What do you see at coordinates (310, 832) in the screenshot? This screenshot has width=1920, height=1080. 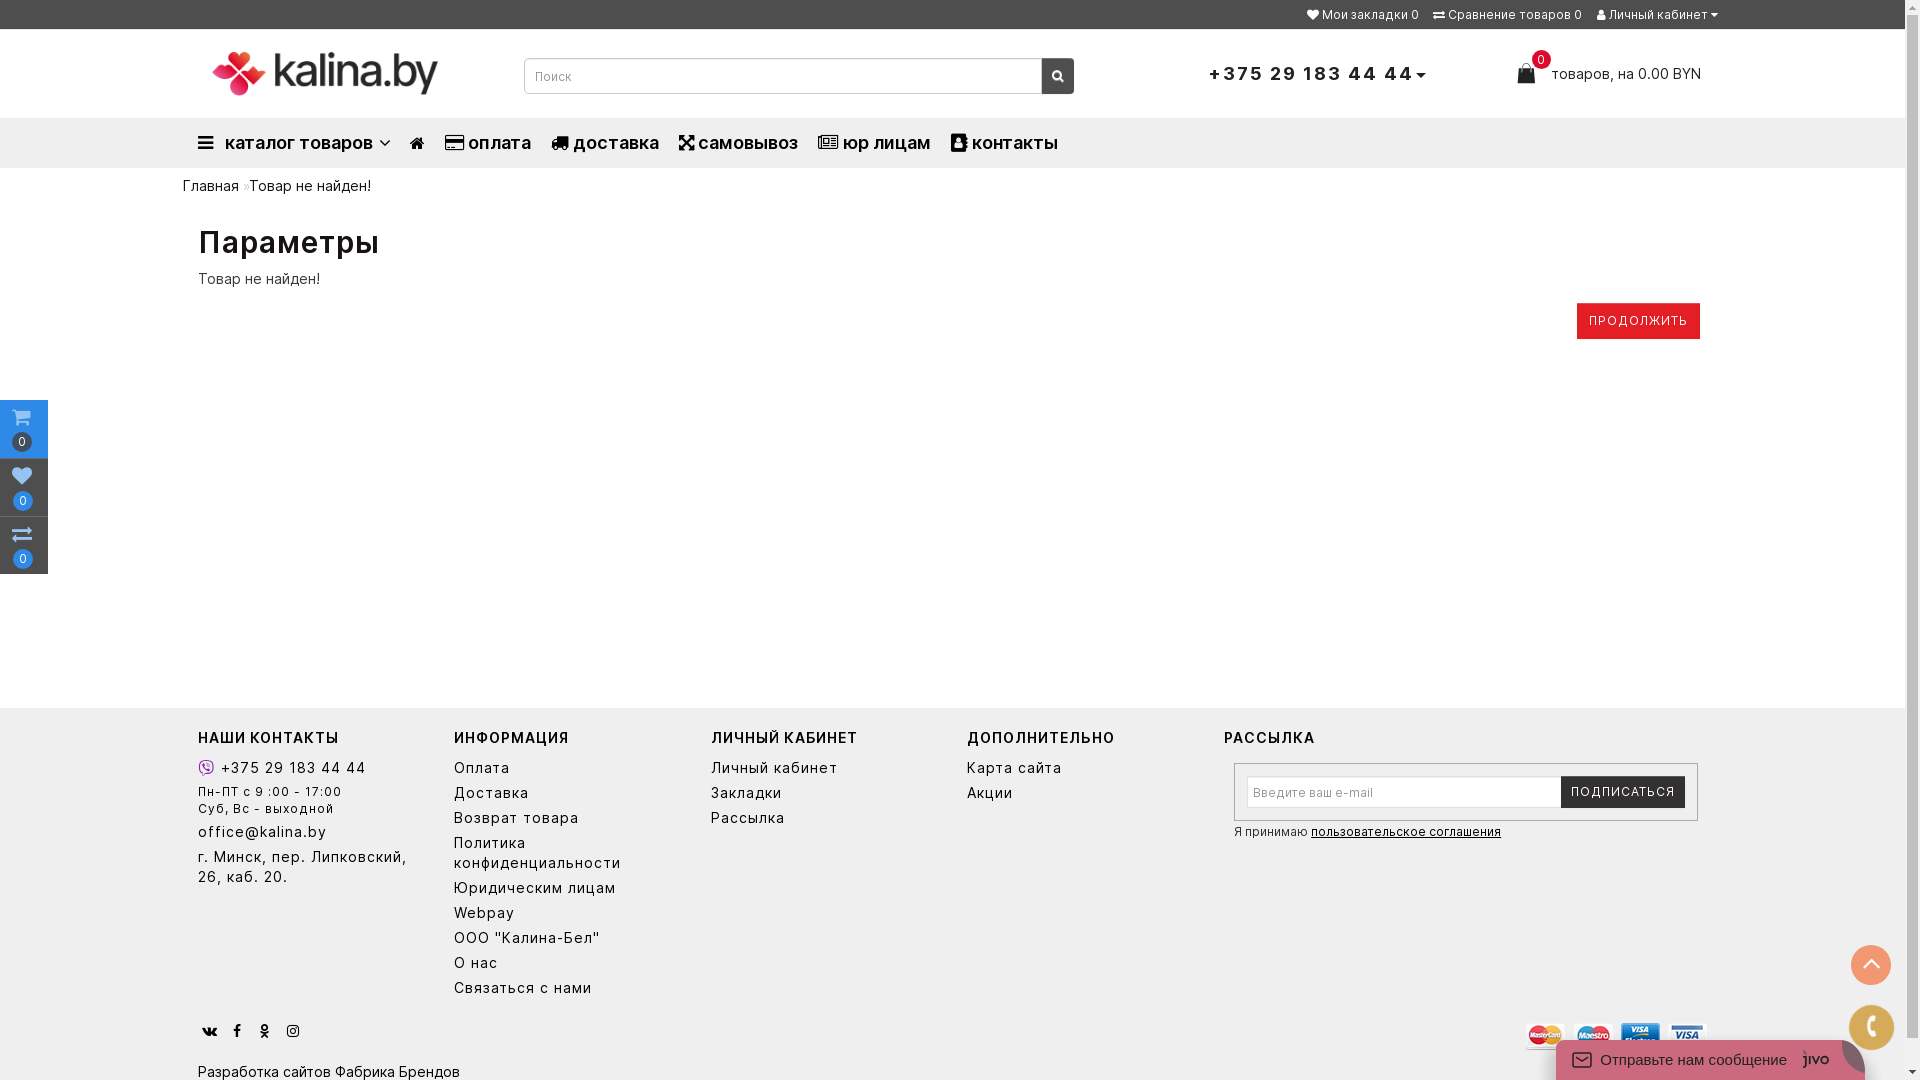 I see `'office@kalina.by'` at bounding box center [310, 832].